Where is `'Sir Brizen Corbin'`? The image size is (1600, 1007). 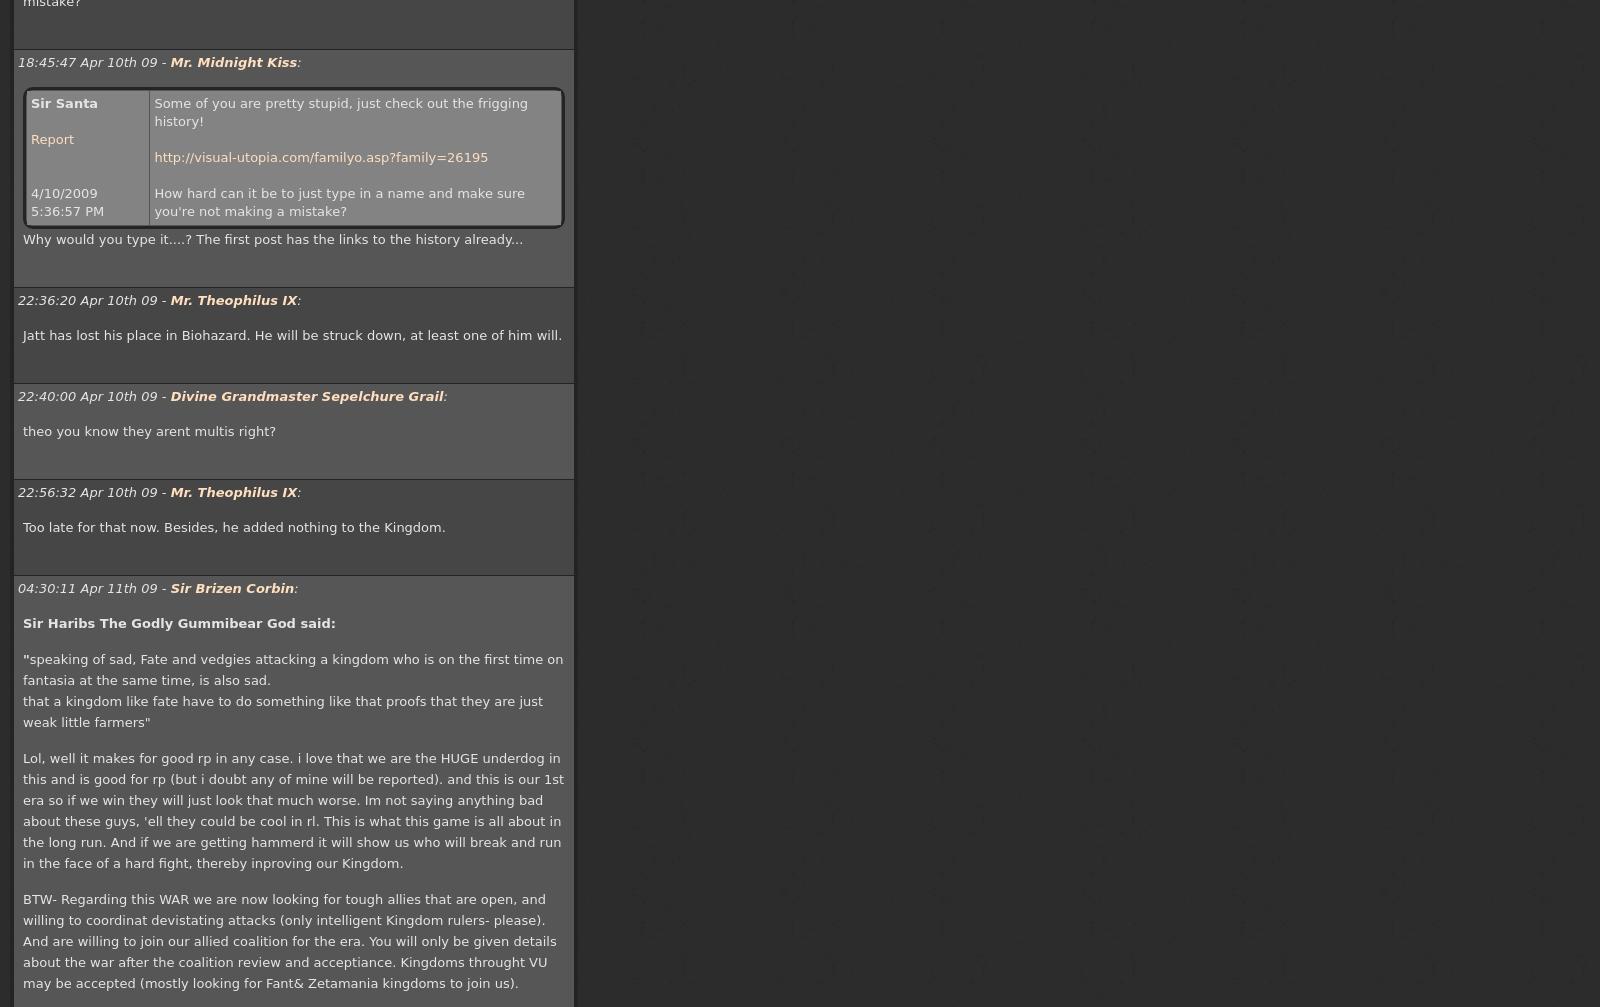
'Sir Brizen Corbin' is located at coordinates (231, 587).